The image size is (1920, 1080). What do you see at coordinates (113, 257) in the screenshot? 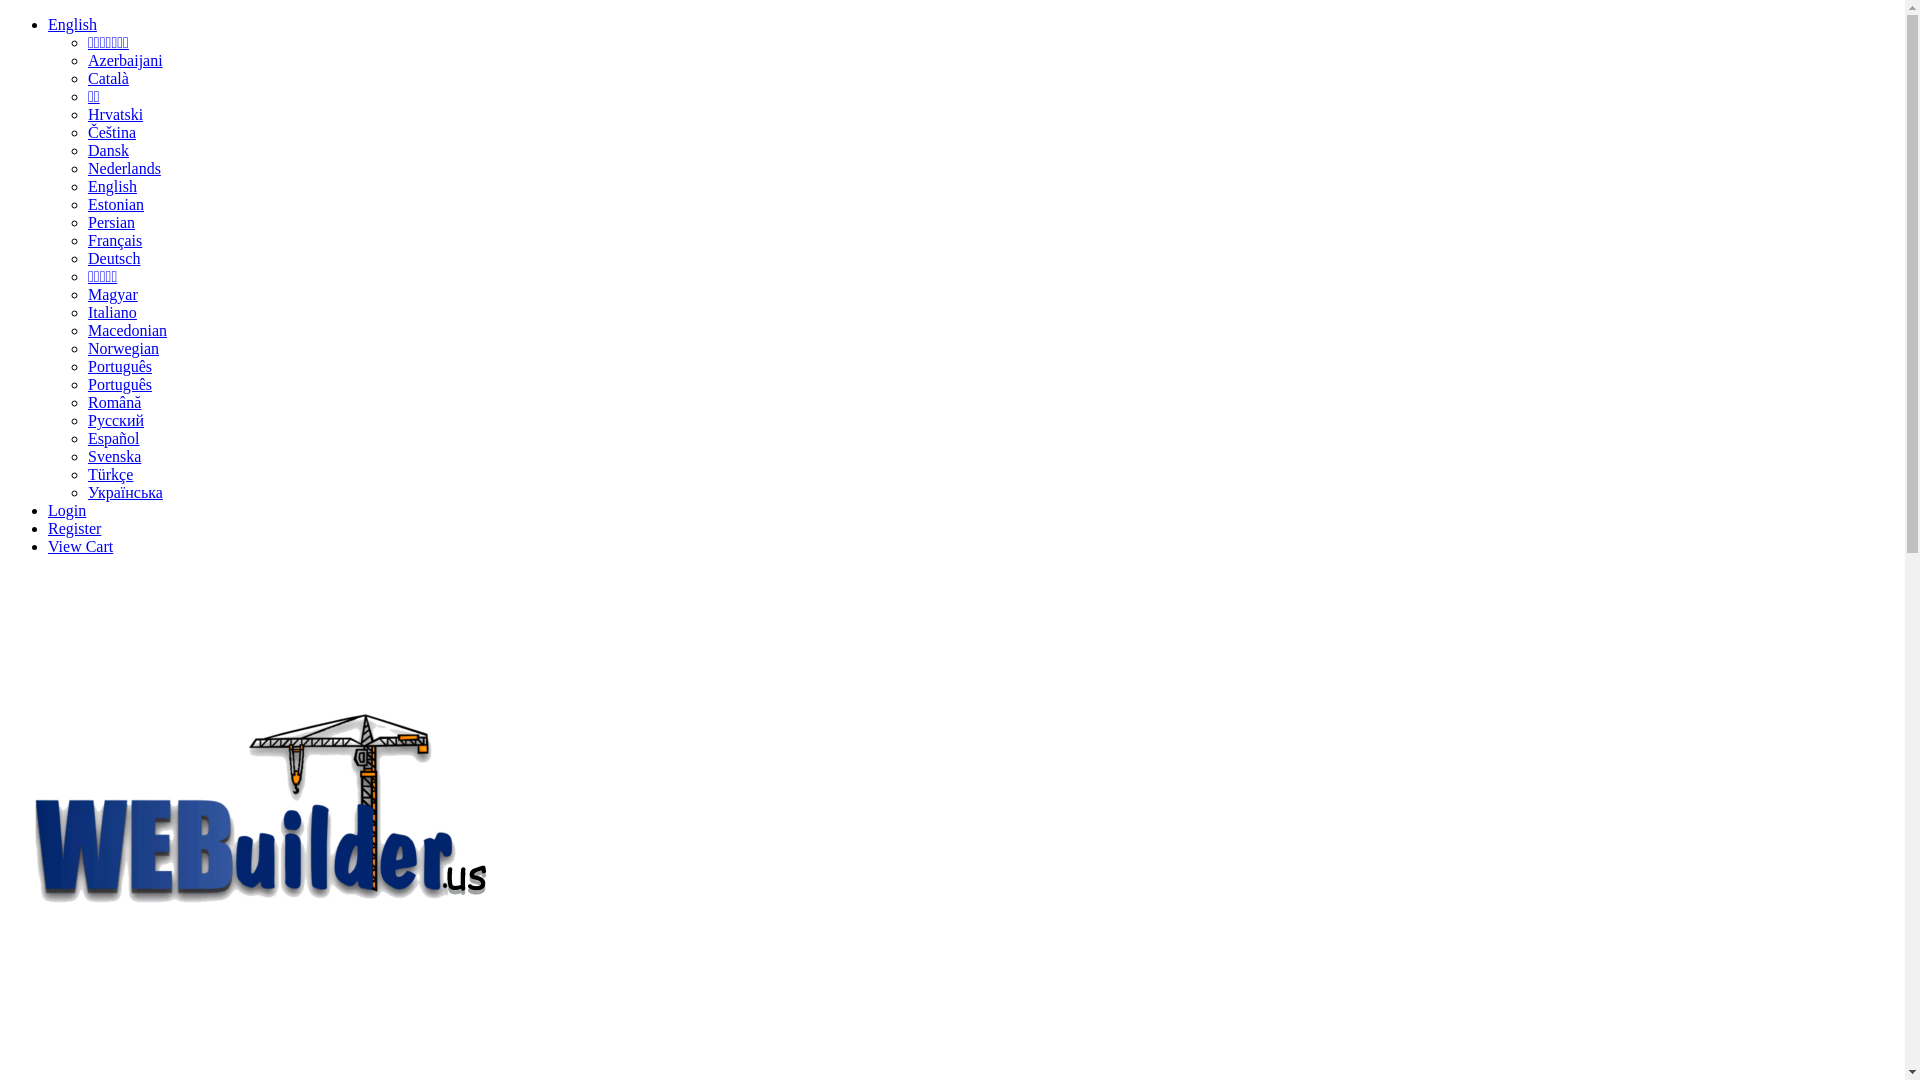
I see `'Deutsch'` at bounding box center [113, 257].